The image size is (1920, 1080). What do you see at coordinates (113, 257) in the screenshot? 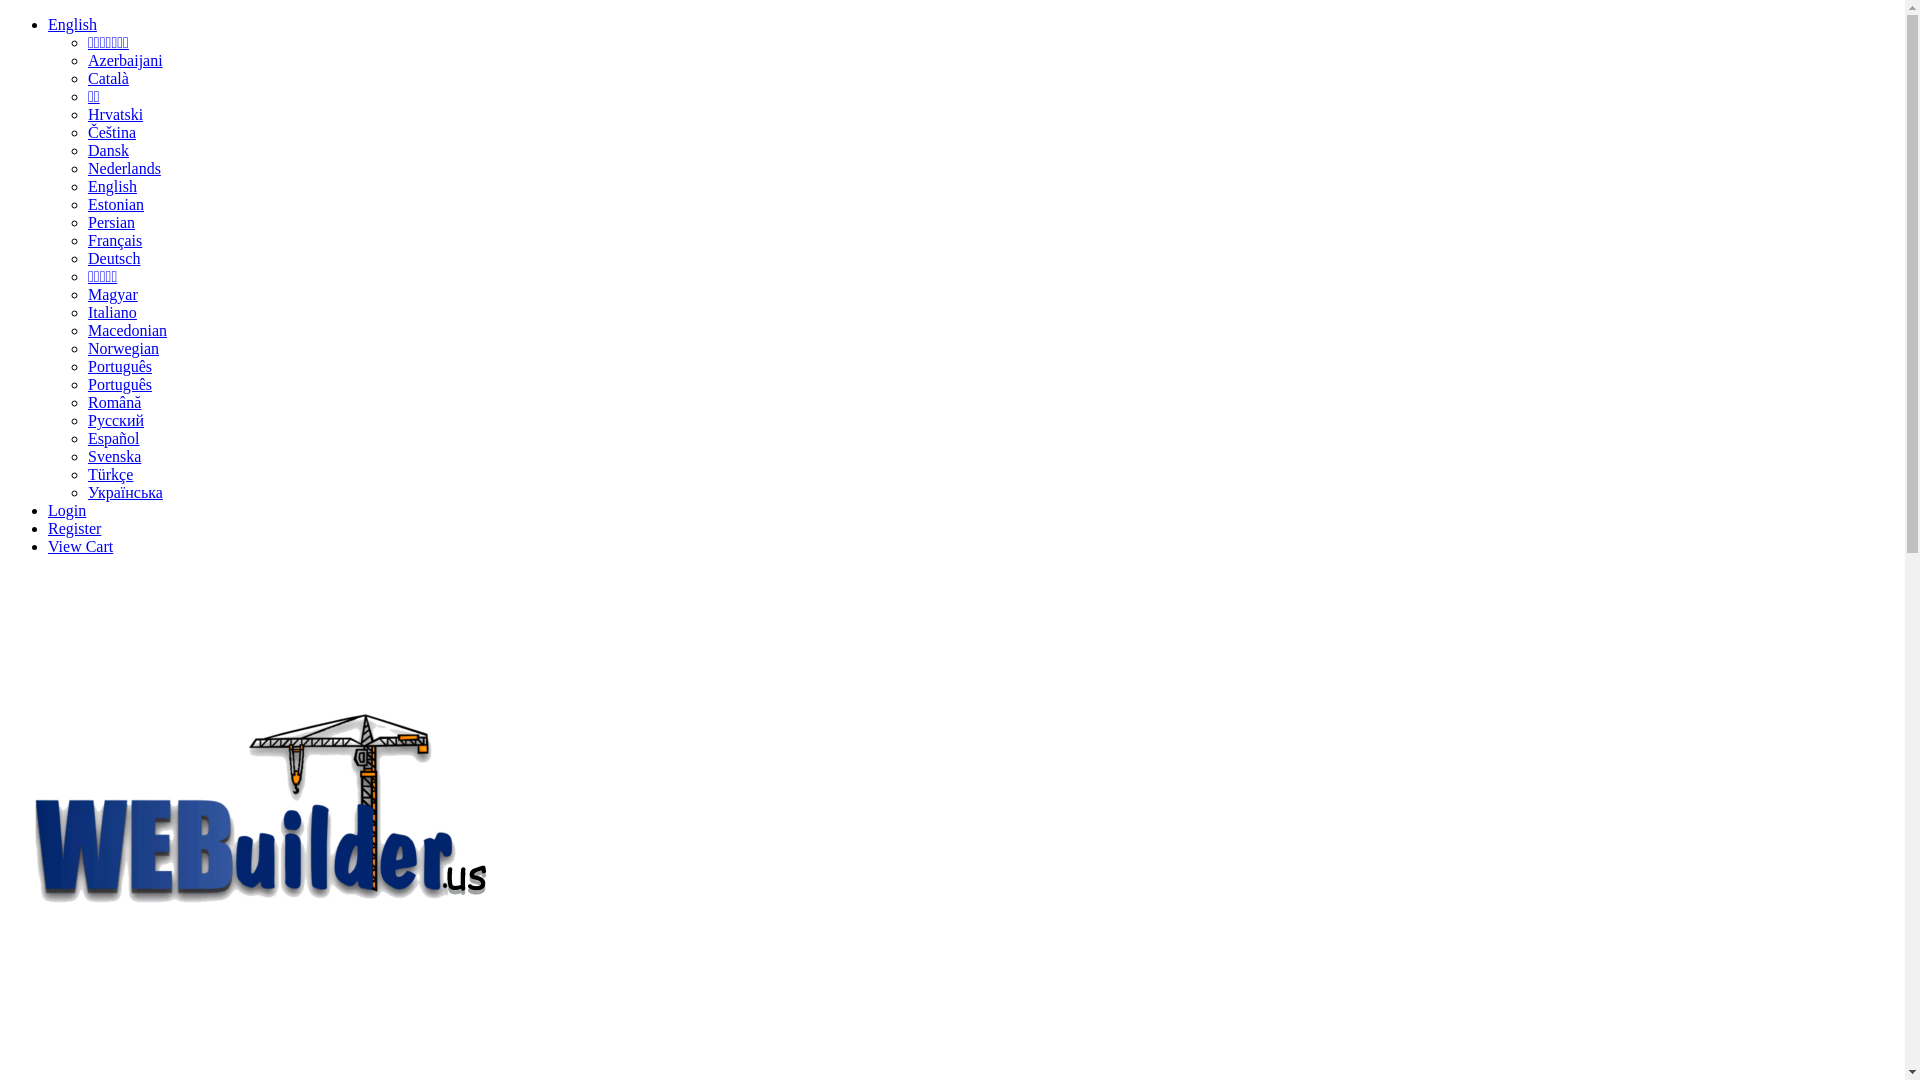
I see `'Deutsch'` at bounding box center [113, 257].